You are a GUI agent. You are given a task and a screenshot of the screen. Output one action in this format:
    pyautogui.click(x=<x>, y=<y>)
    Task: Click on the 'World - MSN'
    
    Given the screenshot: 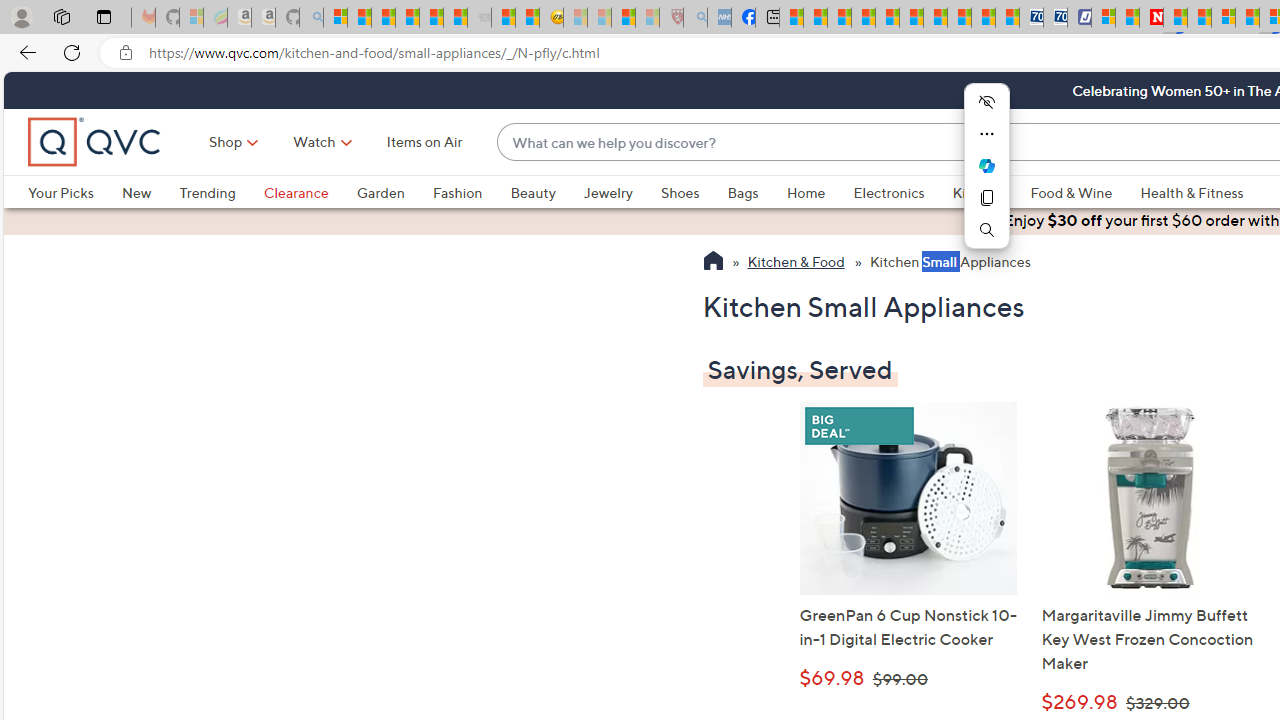 What is the action you would take?
    pyautogui.click(x=839, y=17)
    